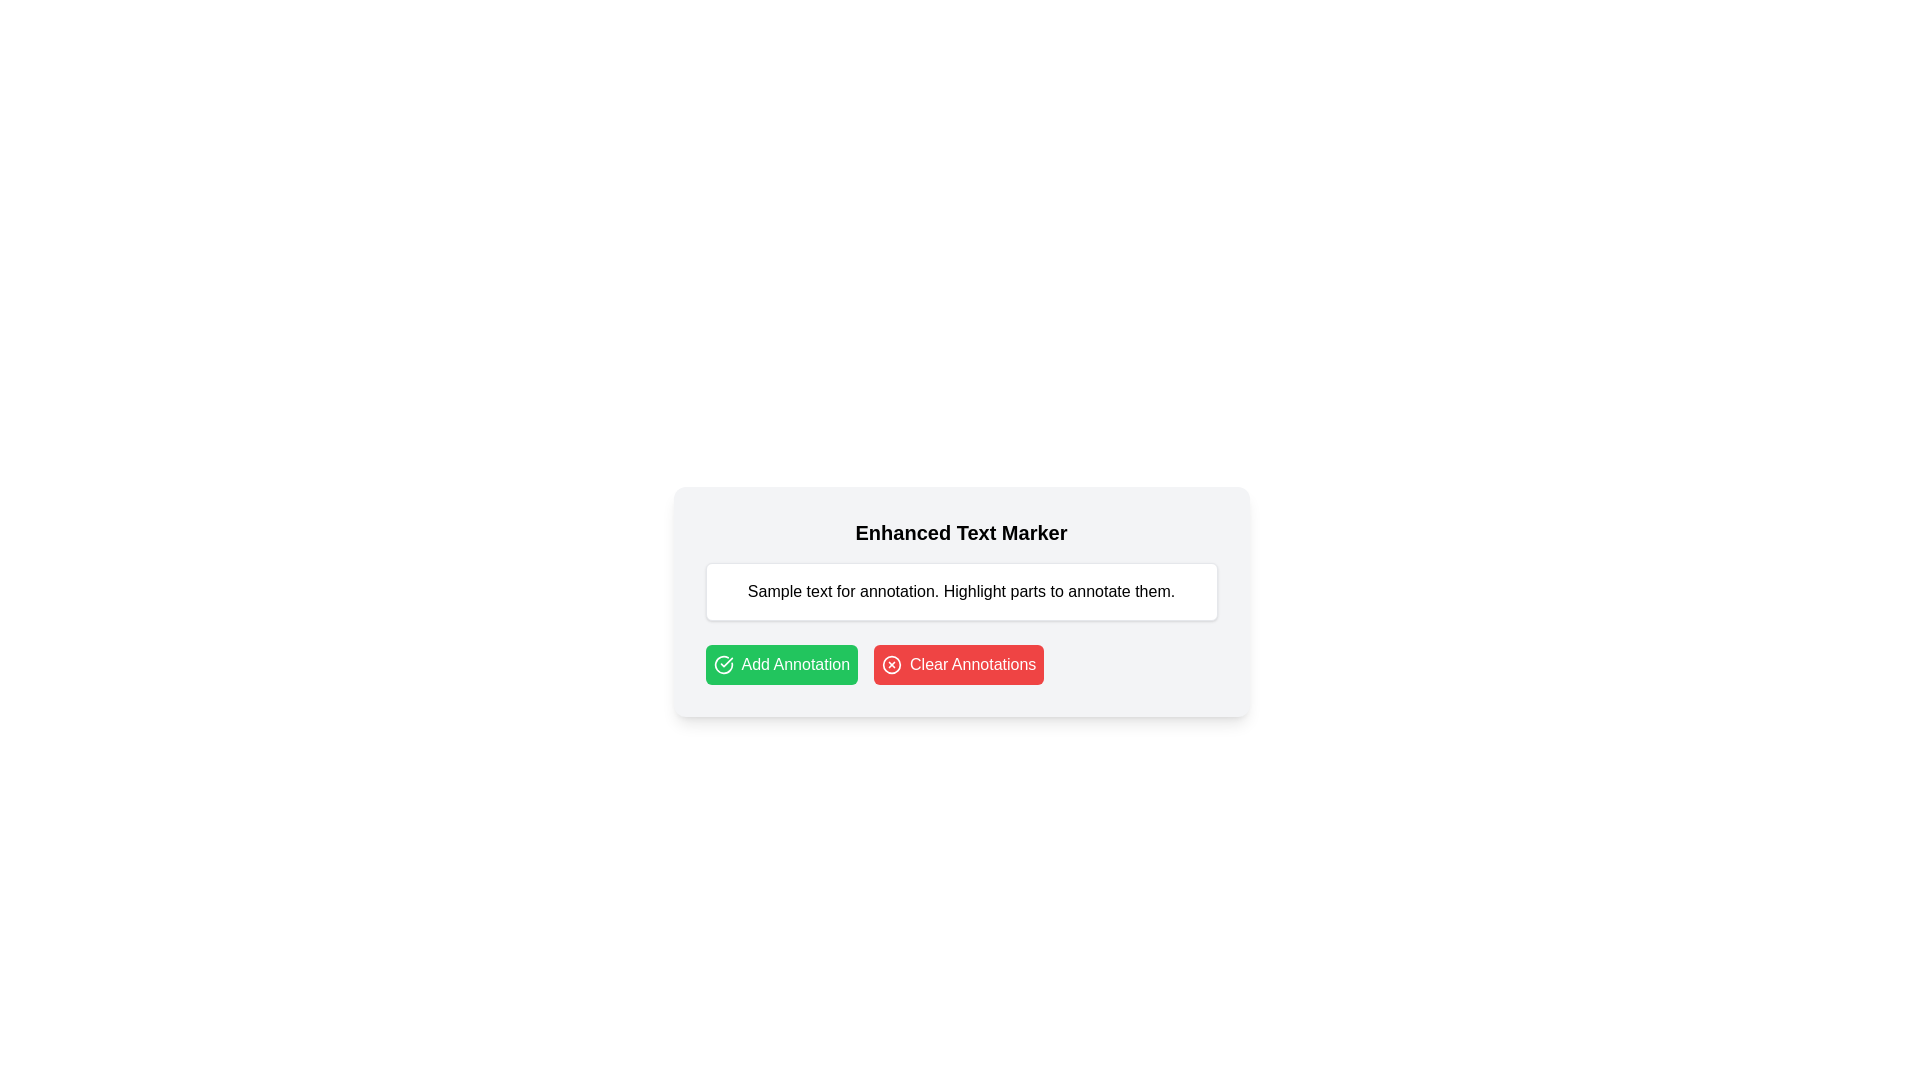 The height and width of the screenshot is (1080, 1920). I want to click on the whitespace element located between the characters 'r' and 'a' in the phrase 'for annotation' within the text 'Sample text for annotation. Highlight parts to annotate them.', so click(857, 590).